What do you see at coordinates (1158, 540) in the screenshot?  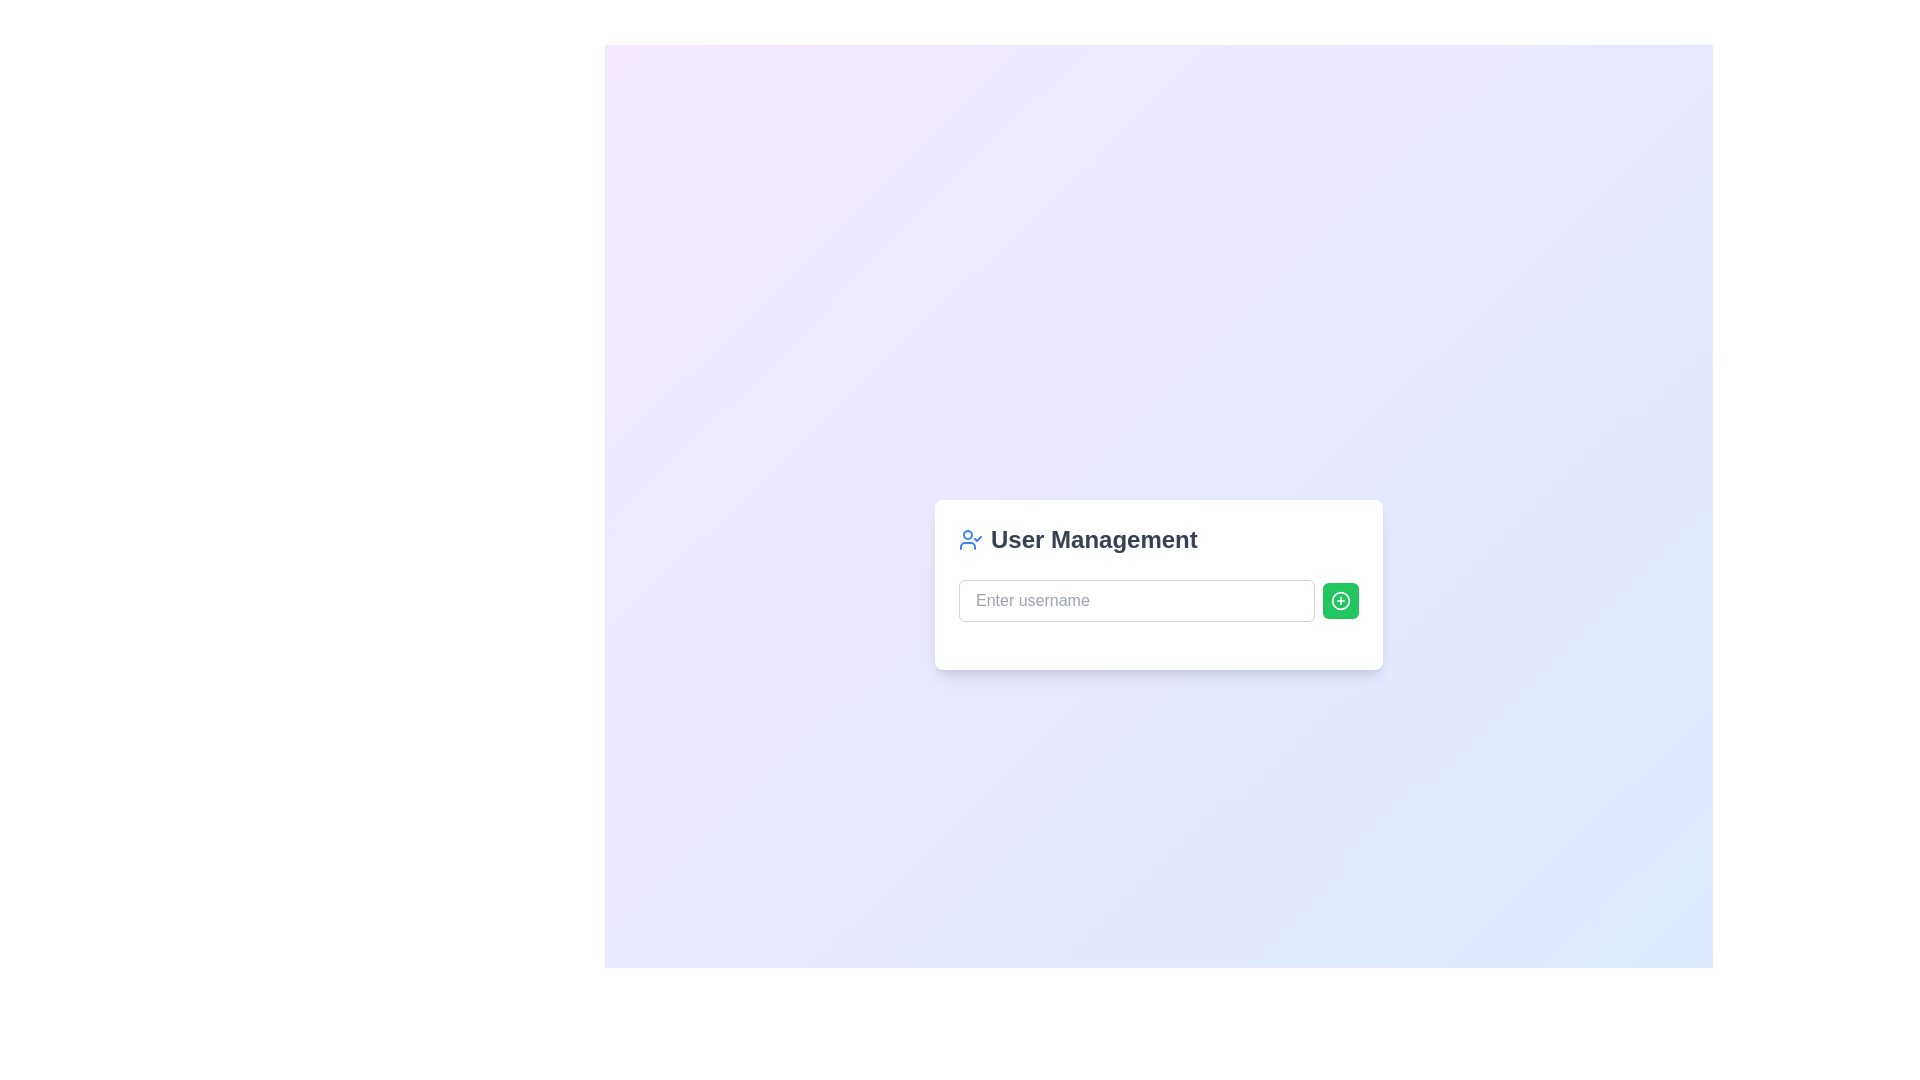 I see `the 'User Management' text with the blue user icon` at bounding box center [1158, 540].